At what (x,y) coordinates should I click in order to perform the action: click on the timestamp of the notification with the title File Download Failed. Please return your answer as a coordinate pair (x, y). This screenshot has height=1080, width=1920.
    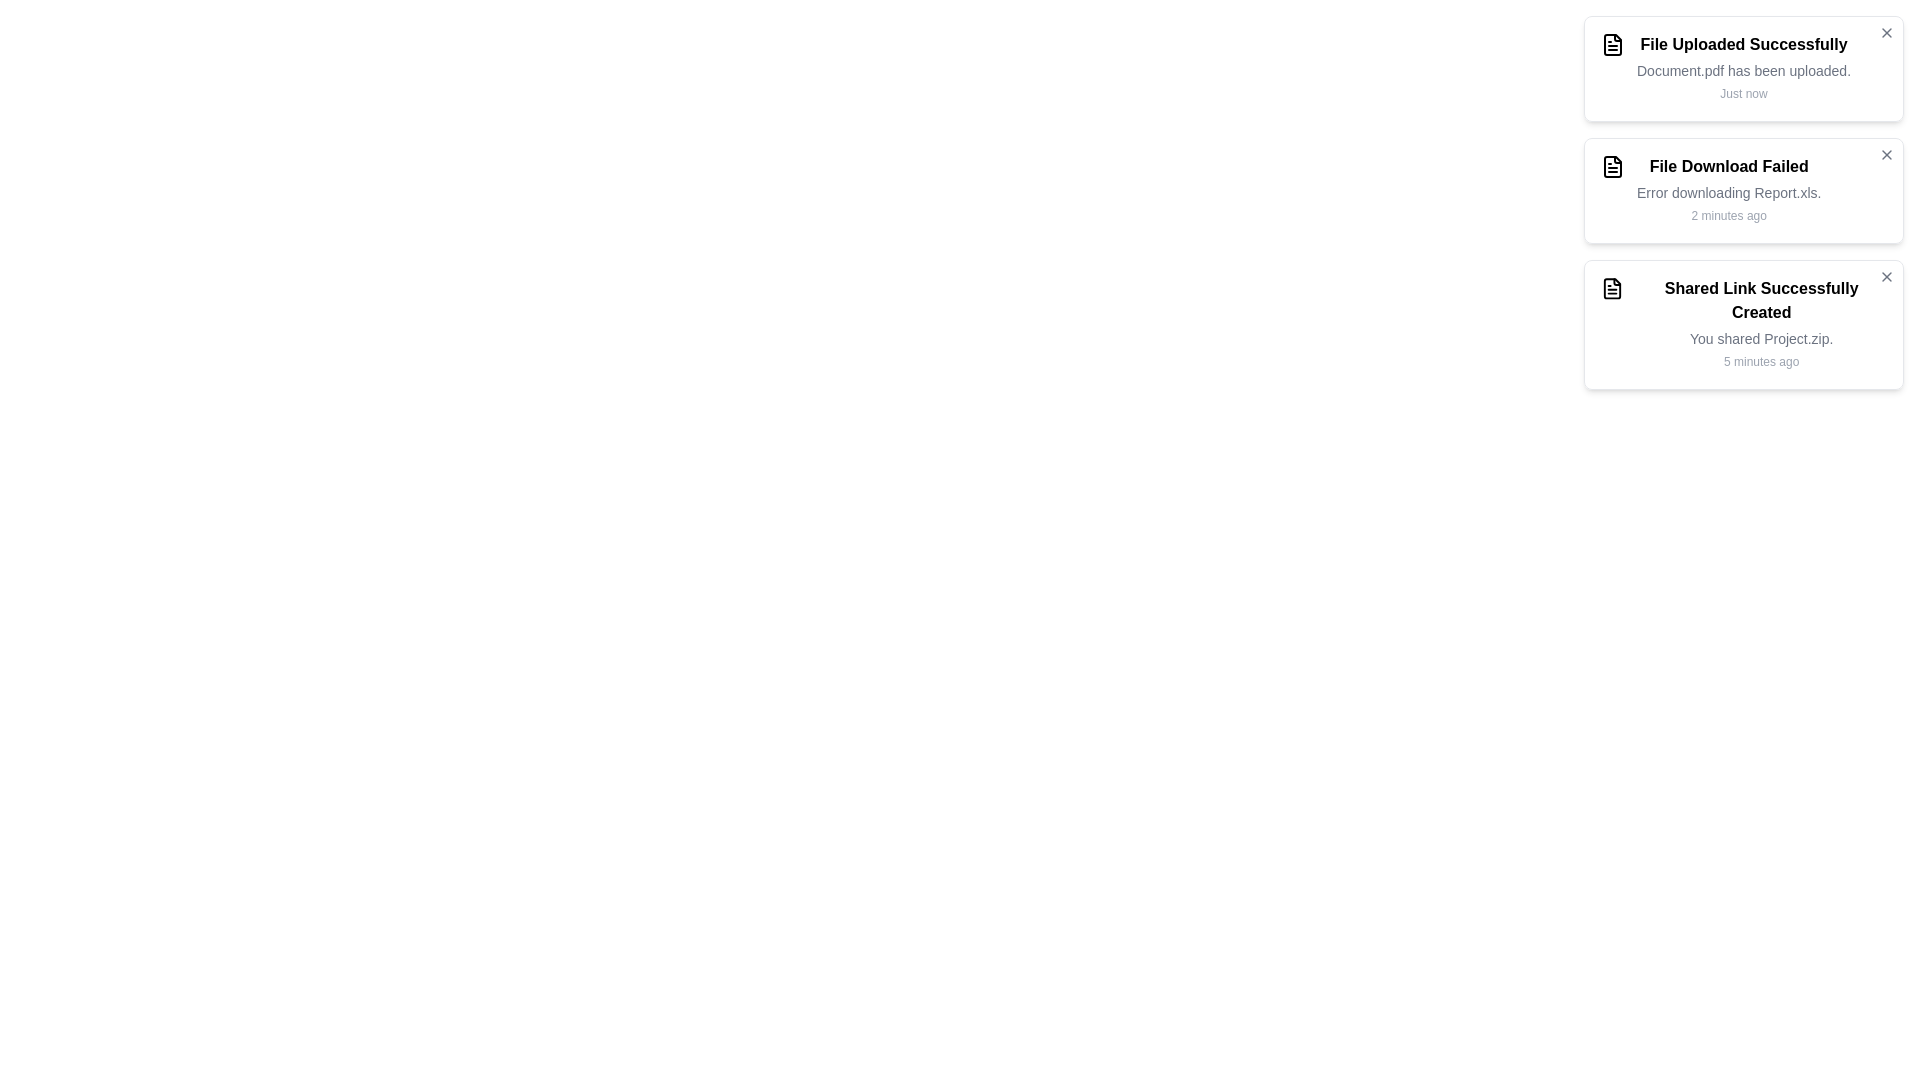
    Looking at the image, I should click on (1727, 216).